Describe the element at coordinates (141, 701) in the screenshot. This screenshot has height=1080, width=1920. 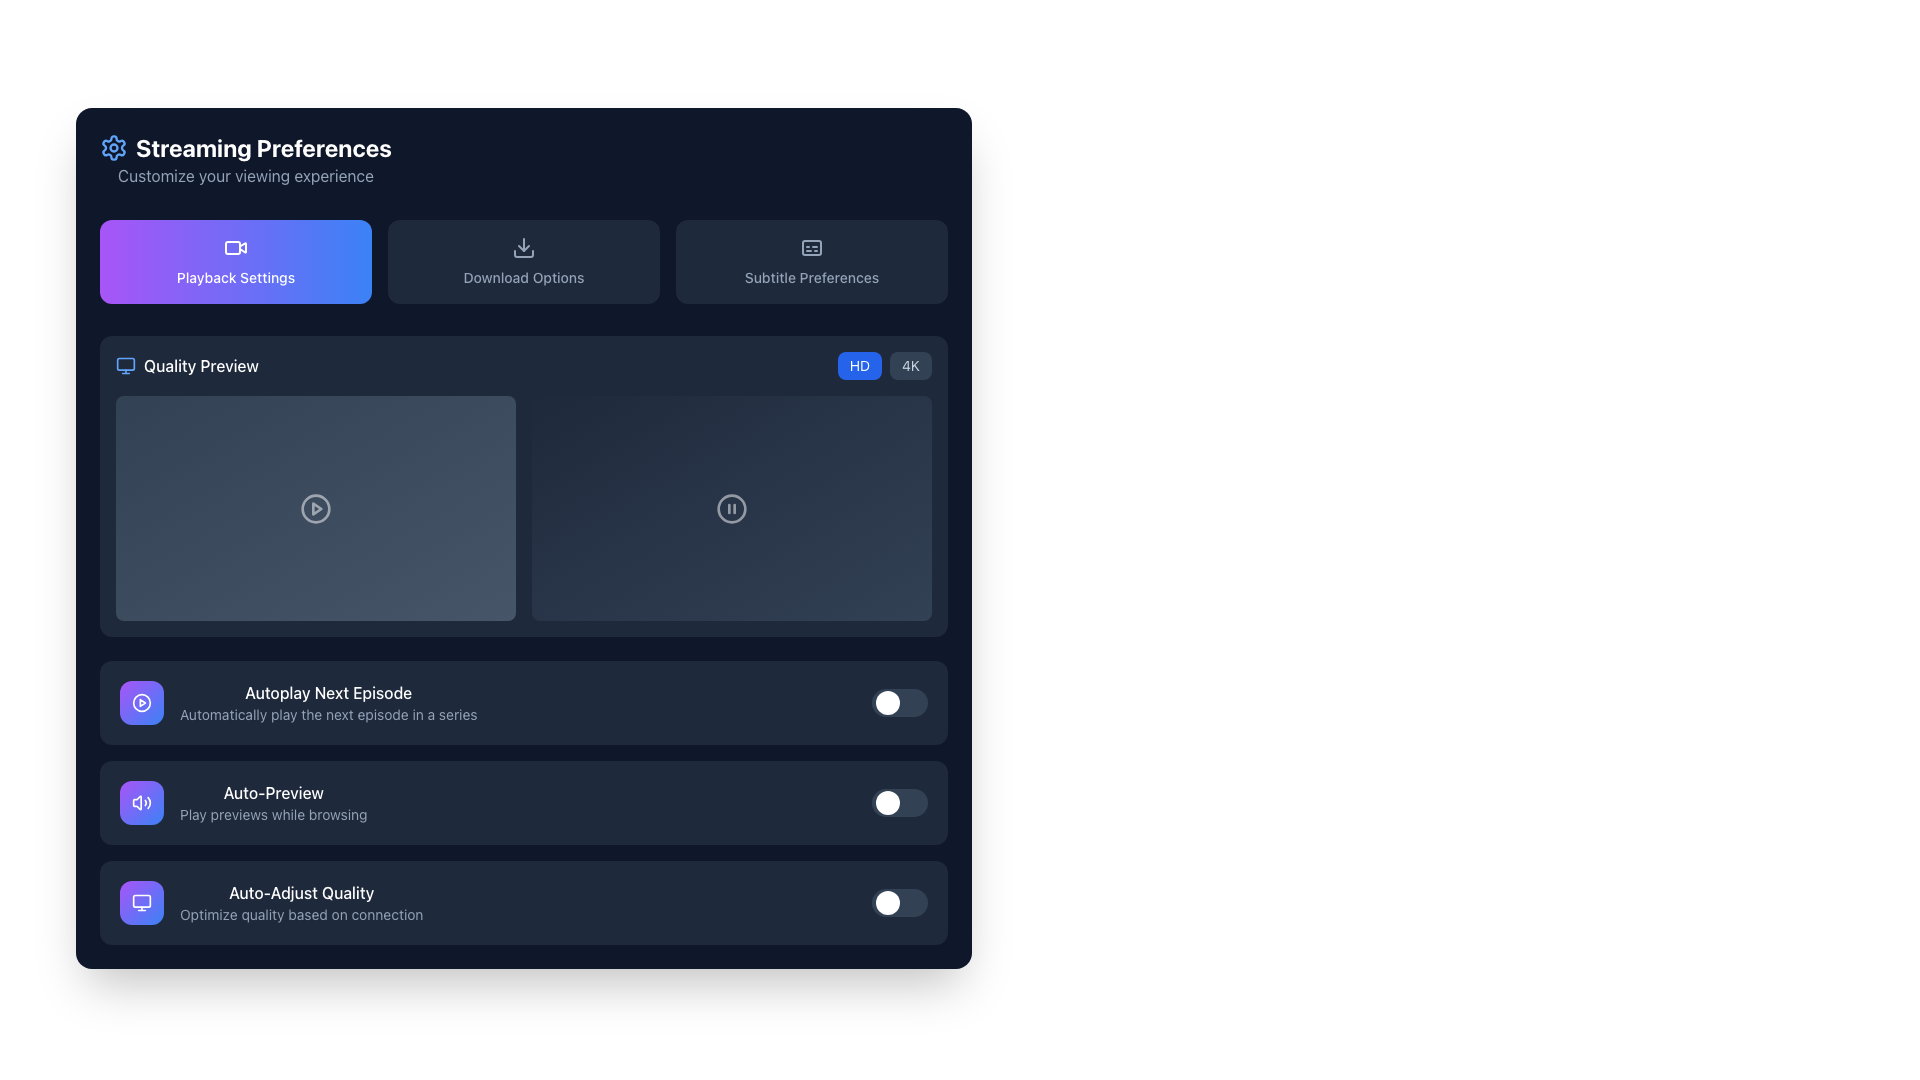
I see `the circular button with a gradient background transitioning from purple to blue, featuring a white play icon in the center, located near the top-left corner of the 'Autoplay Next Episode' section to initiate playback` at that location.